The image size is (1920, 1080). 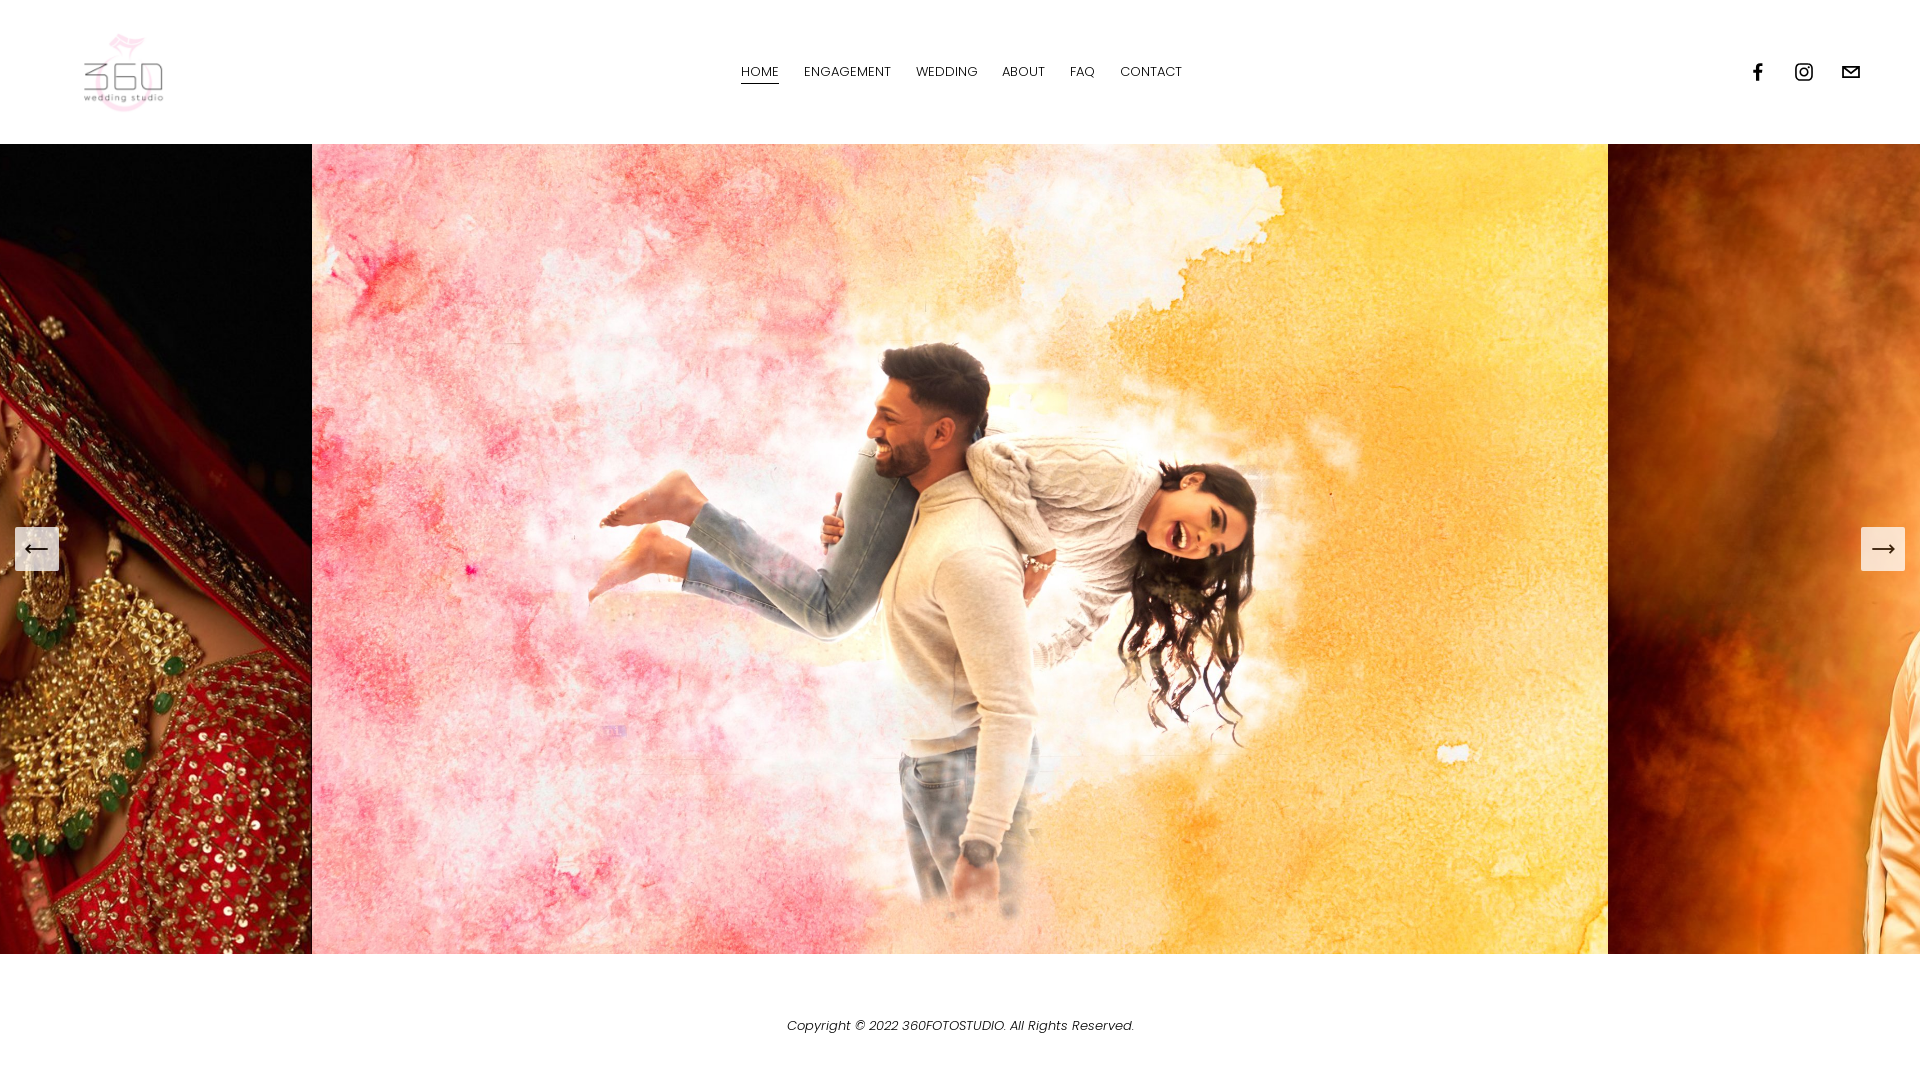 What do you see at coordinates (945, 71) in the screenshot?
I see `'WEDDING'` at bounding box center [945, 71].